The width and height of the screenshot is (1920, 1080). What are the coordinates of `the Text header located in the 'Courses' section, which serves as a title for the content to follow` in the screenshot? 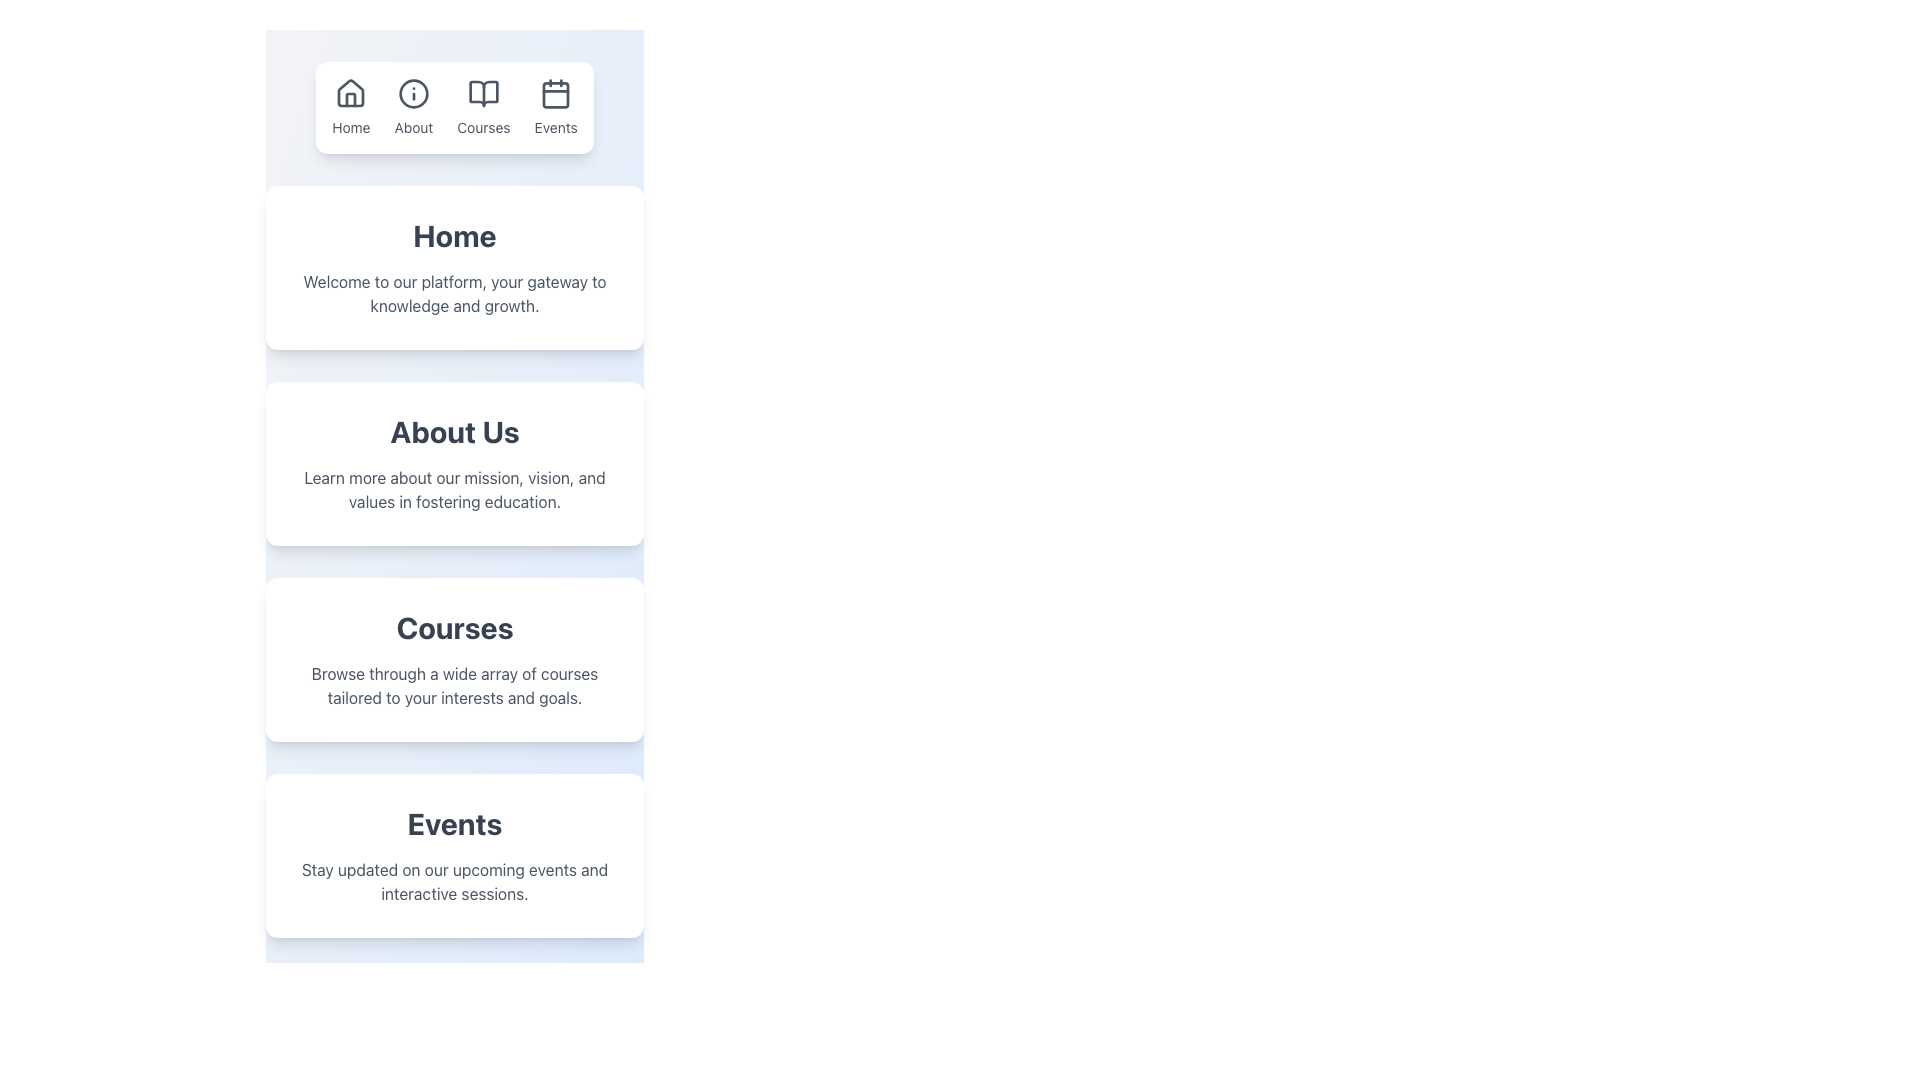 It's located at (454, 627).